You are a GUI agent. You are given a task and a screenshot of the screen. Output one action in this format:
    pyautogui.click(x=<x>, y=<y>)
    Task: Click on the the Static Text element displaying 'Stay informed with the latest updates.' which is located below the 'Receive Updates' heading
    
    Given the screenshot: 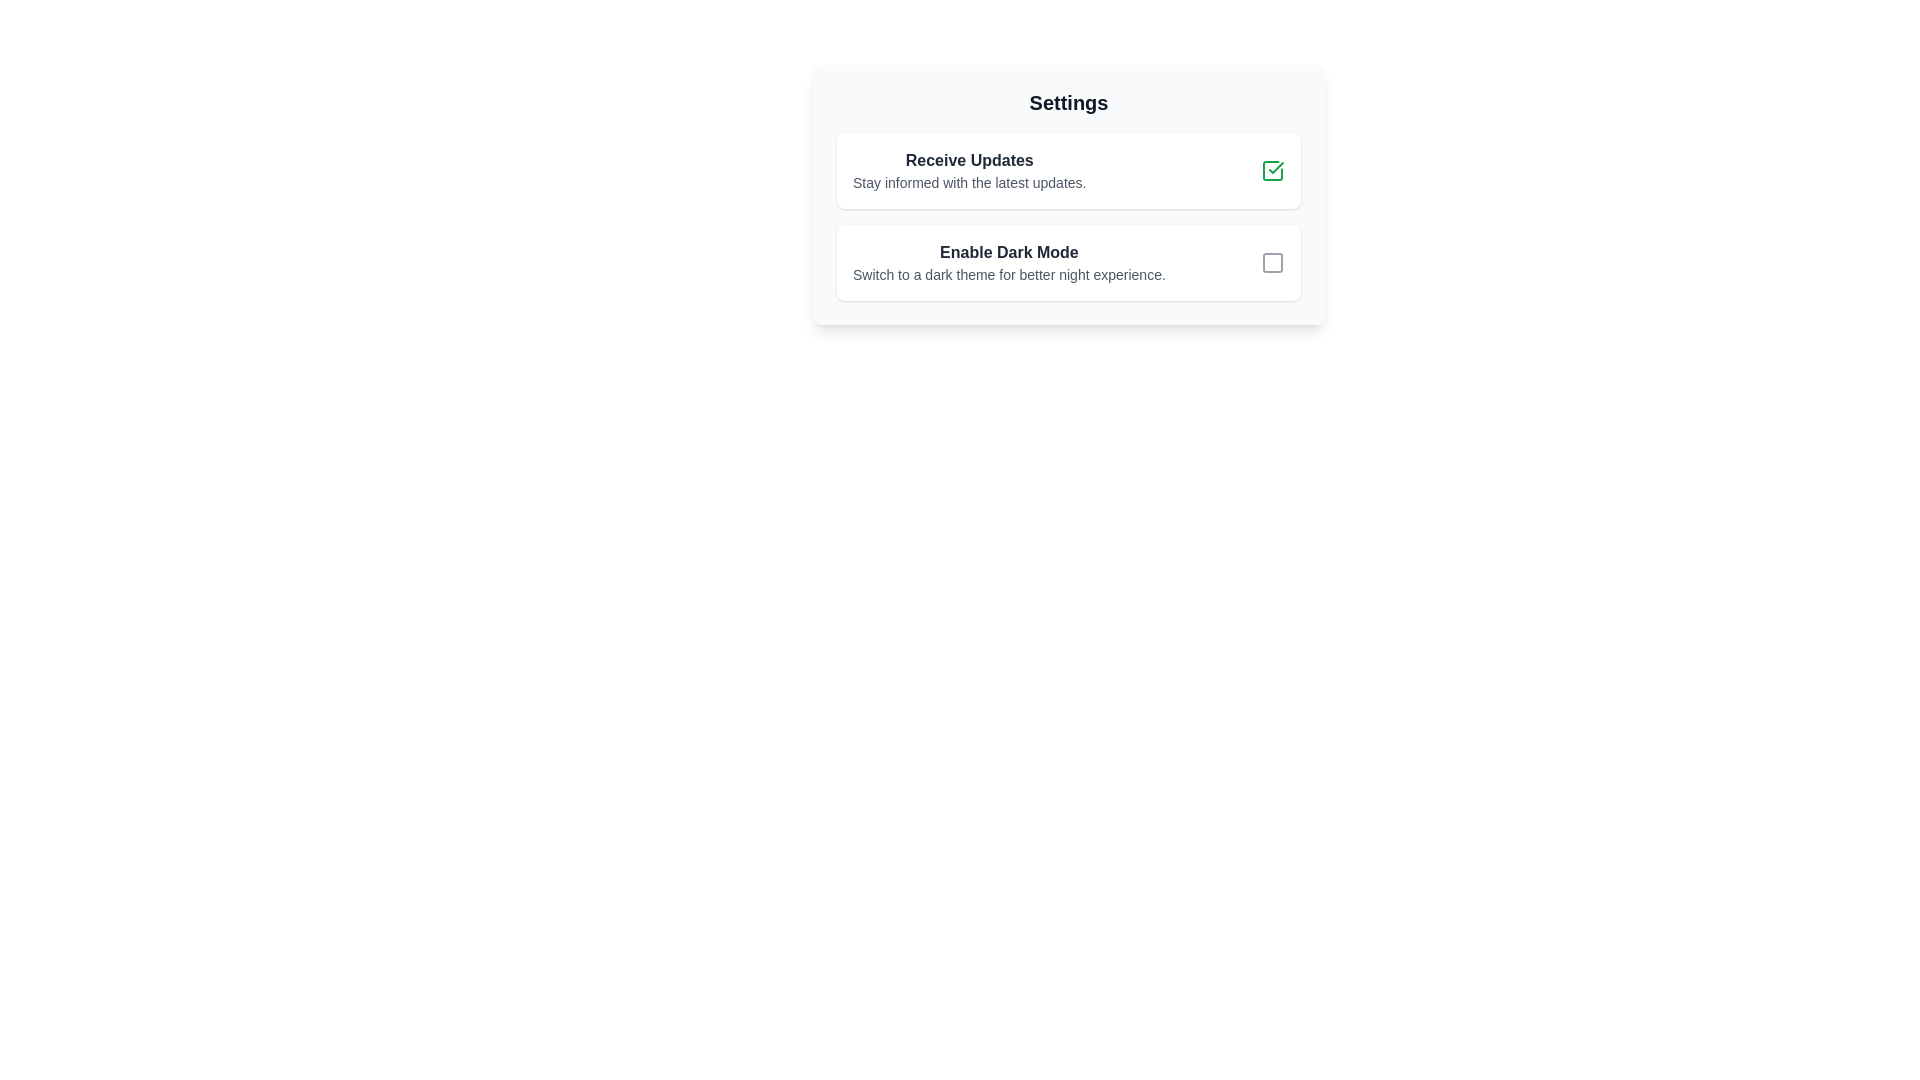 What is the action you would take?
    pyautogui.click(x=969, y=182)
    